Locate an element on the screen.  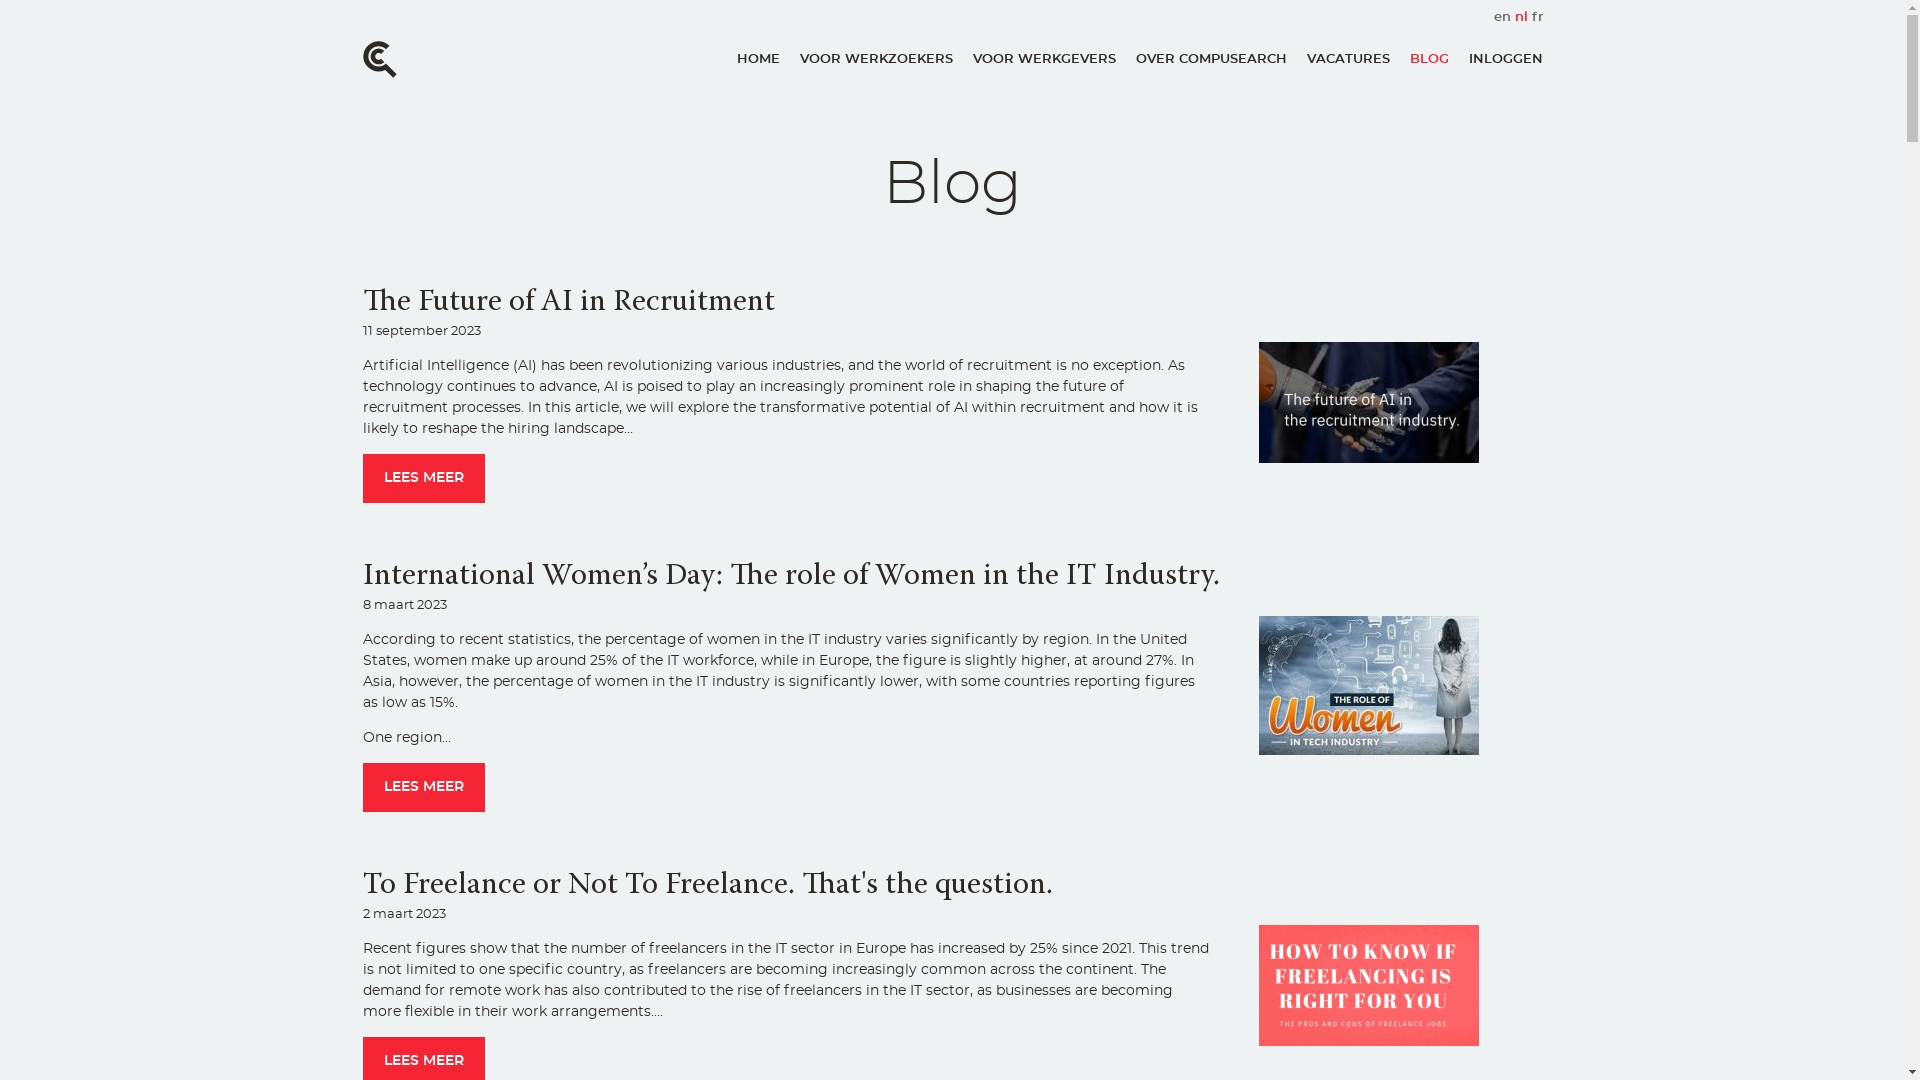
'To Freelance or Not To Freelance. That's the question.' is located at coordinates (706, 885).